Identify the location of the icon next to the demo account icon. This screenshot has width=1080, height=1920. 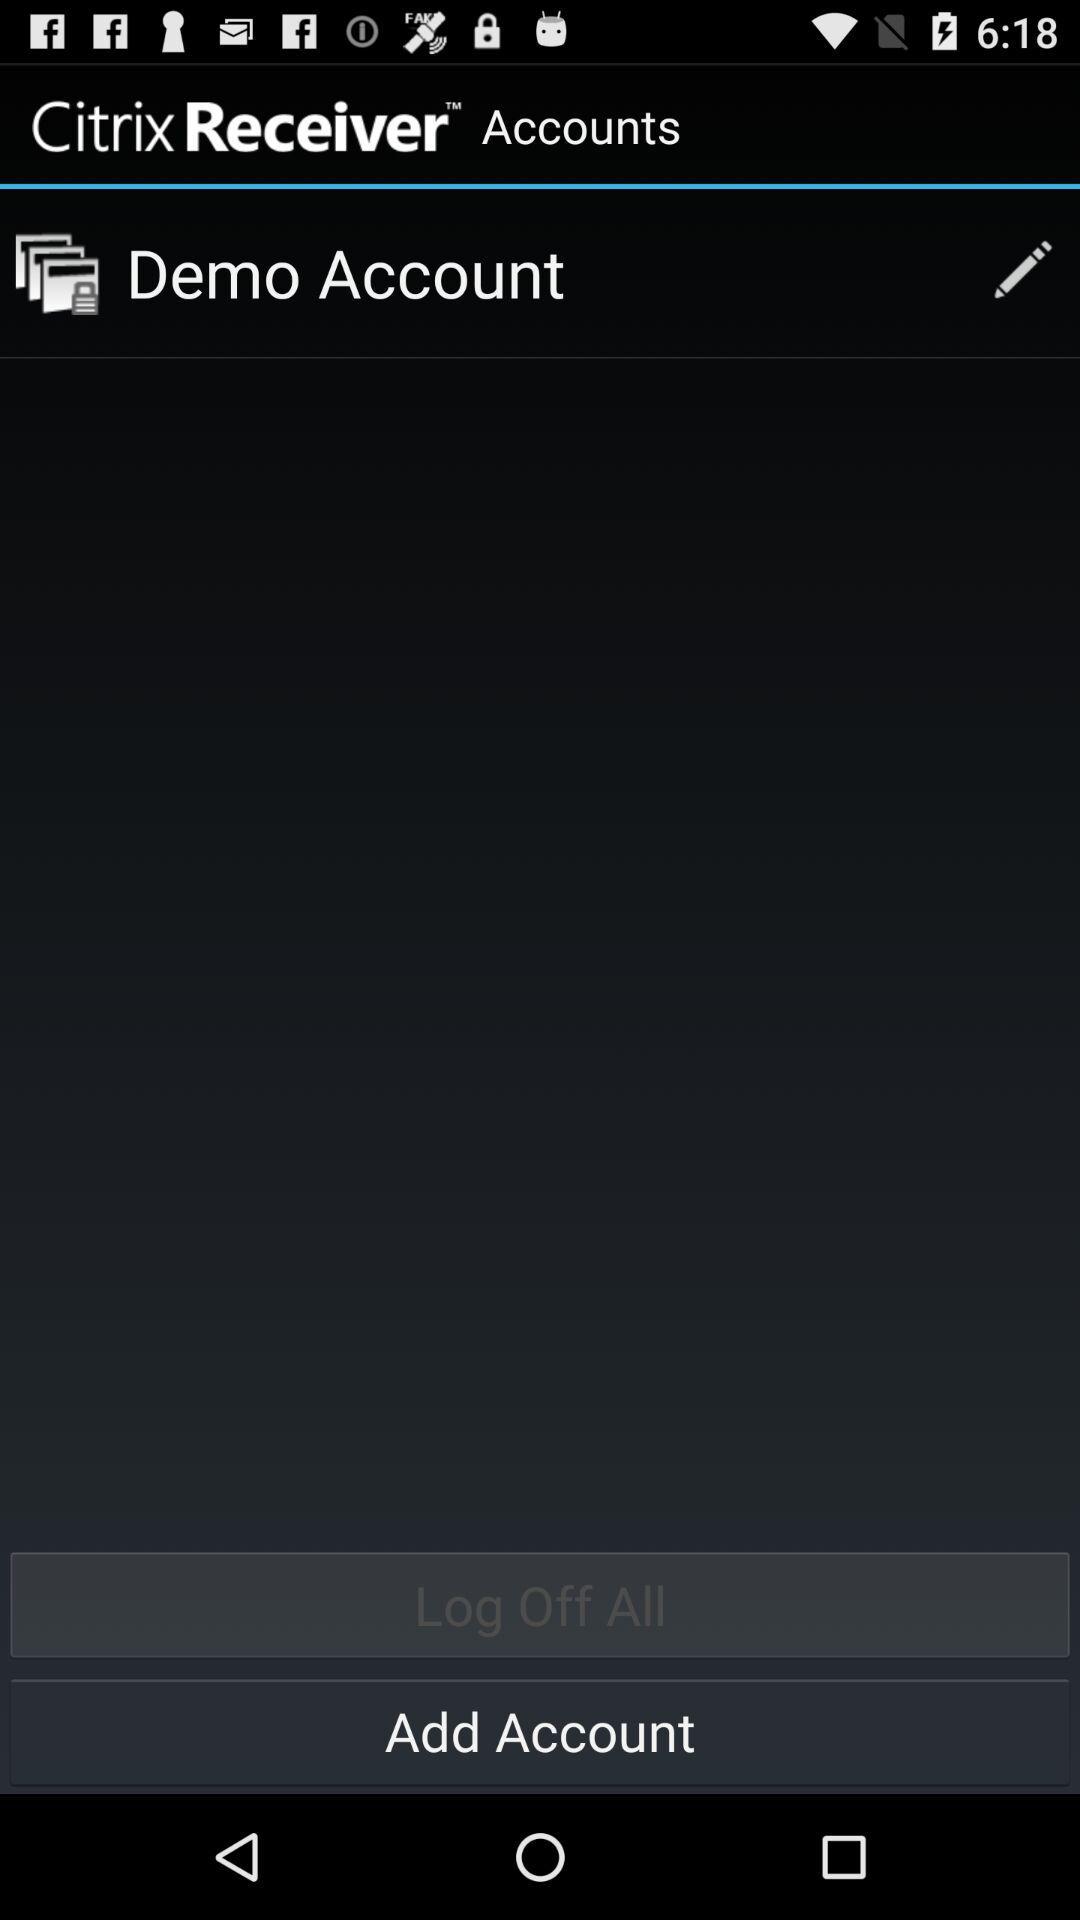
(1012, 272).